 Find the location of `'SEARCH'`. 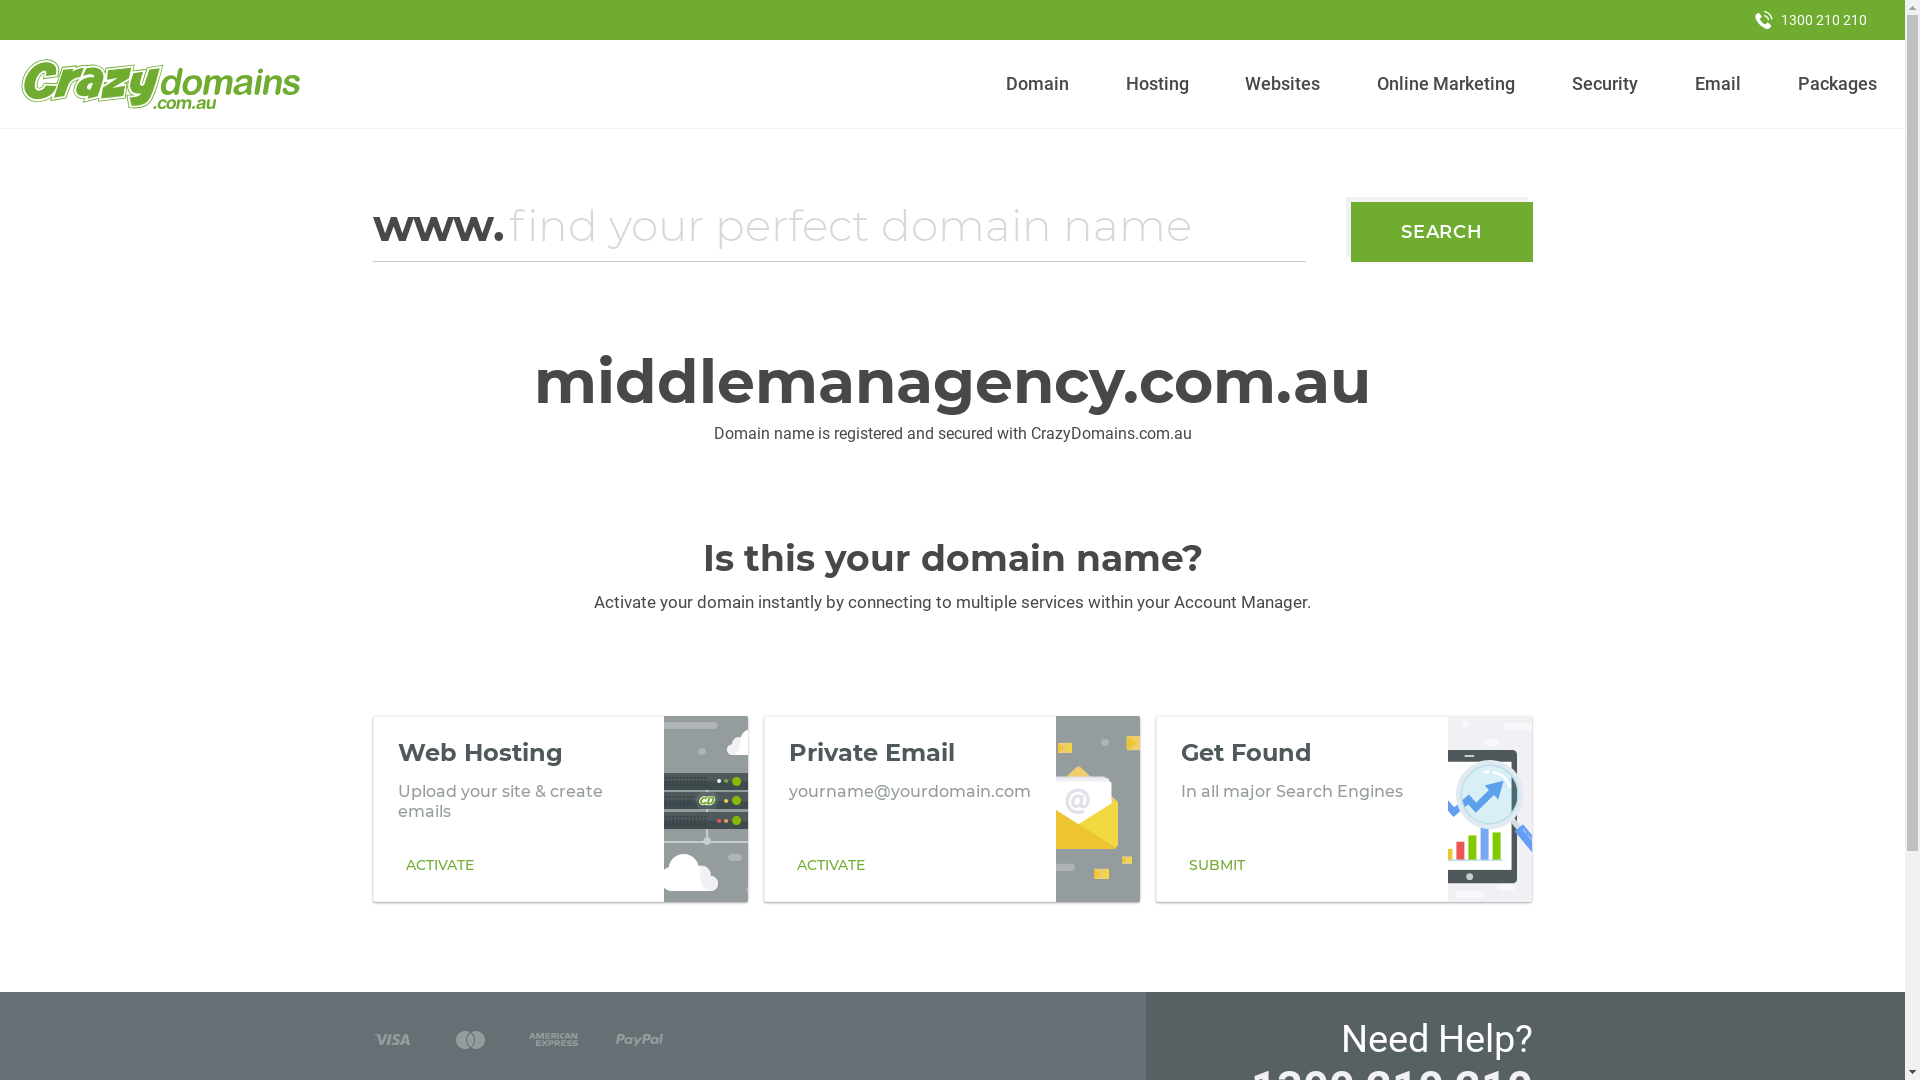

'SEARCH' is located at coordinates (1441, 230).